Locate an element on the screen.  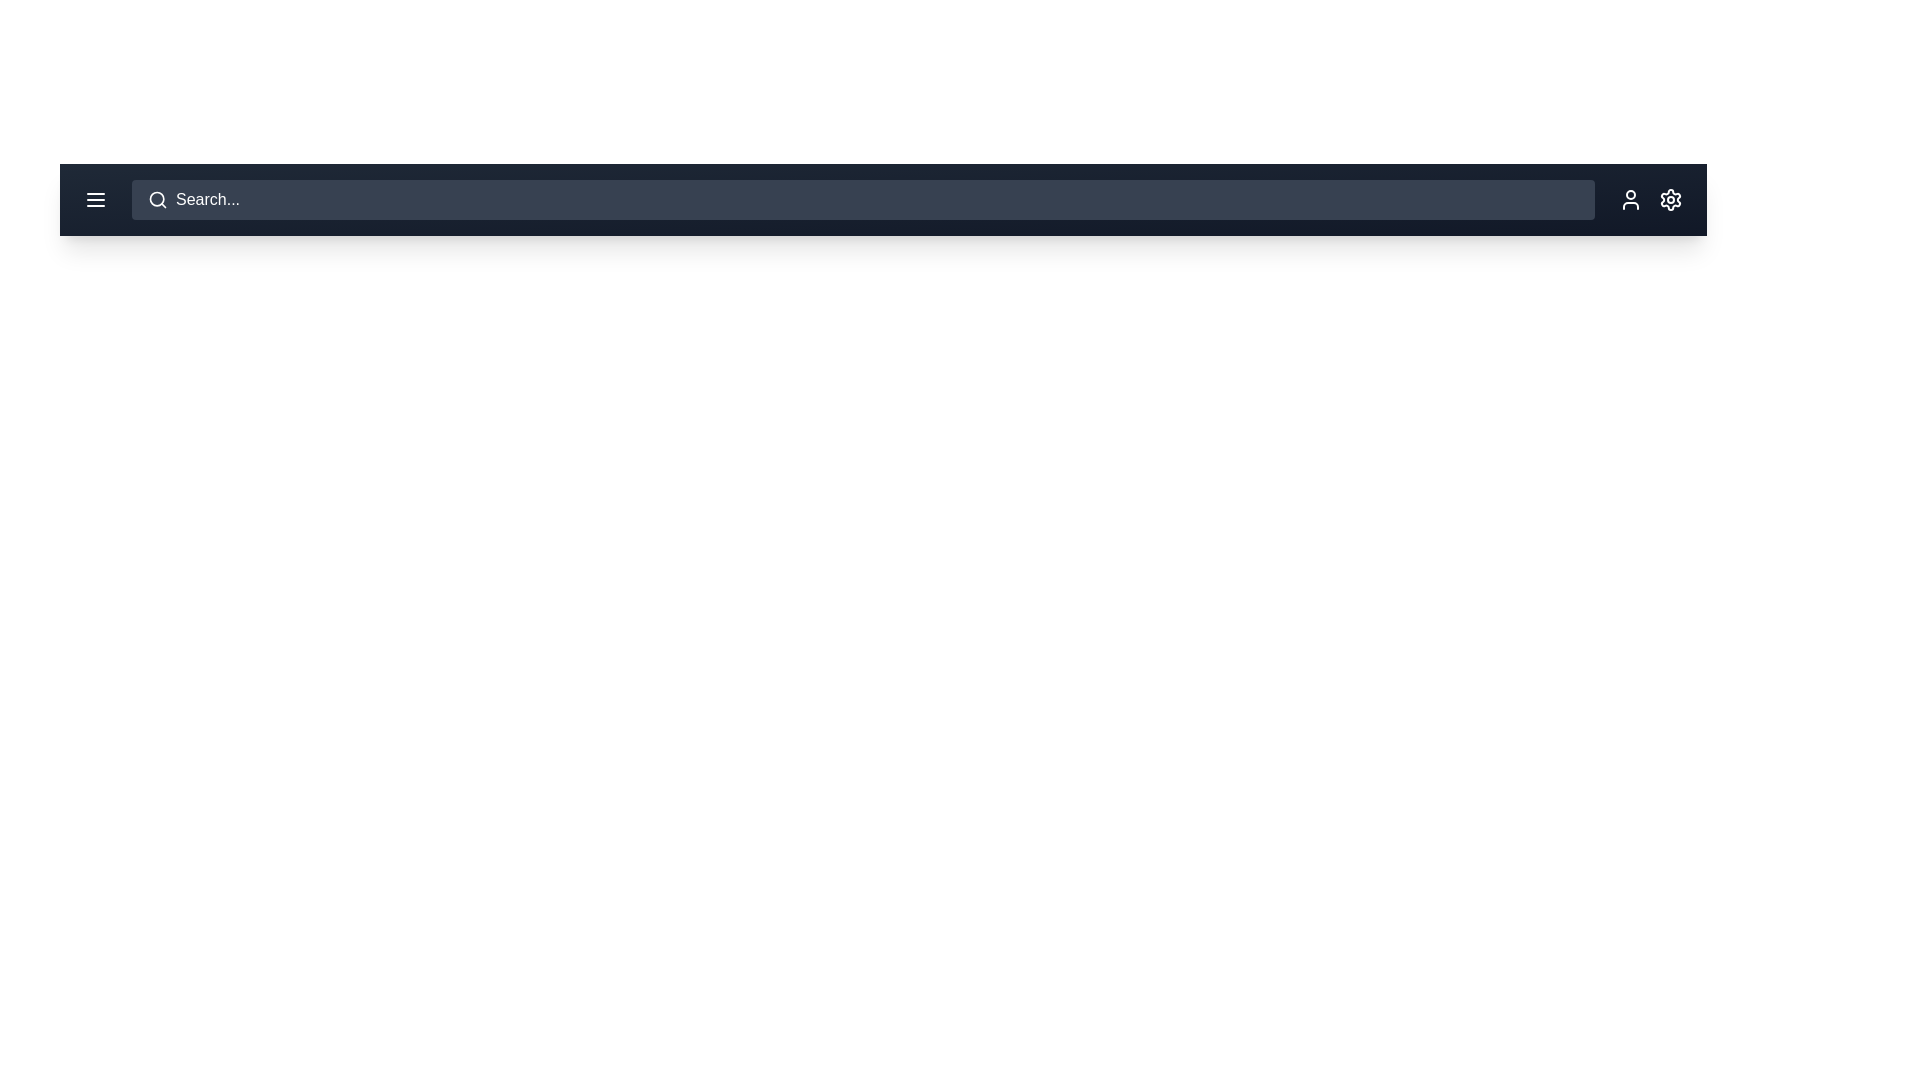
the menu toggle button is located at coordinates (95, 200).